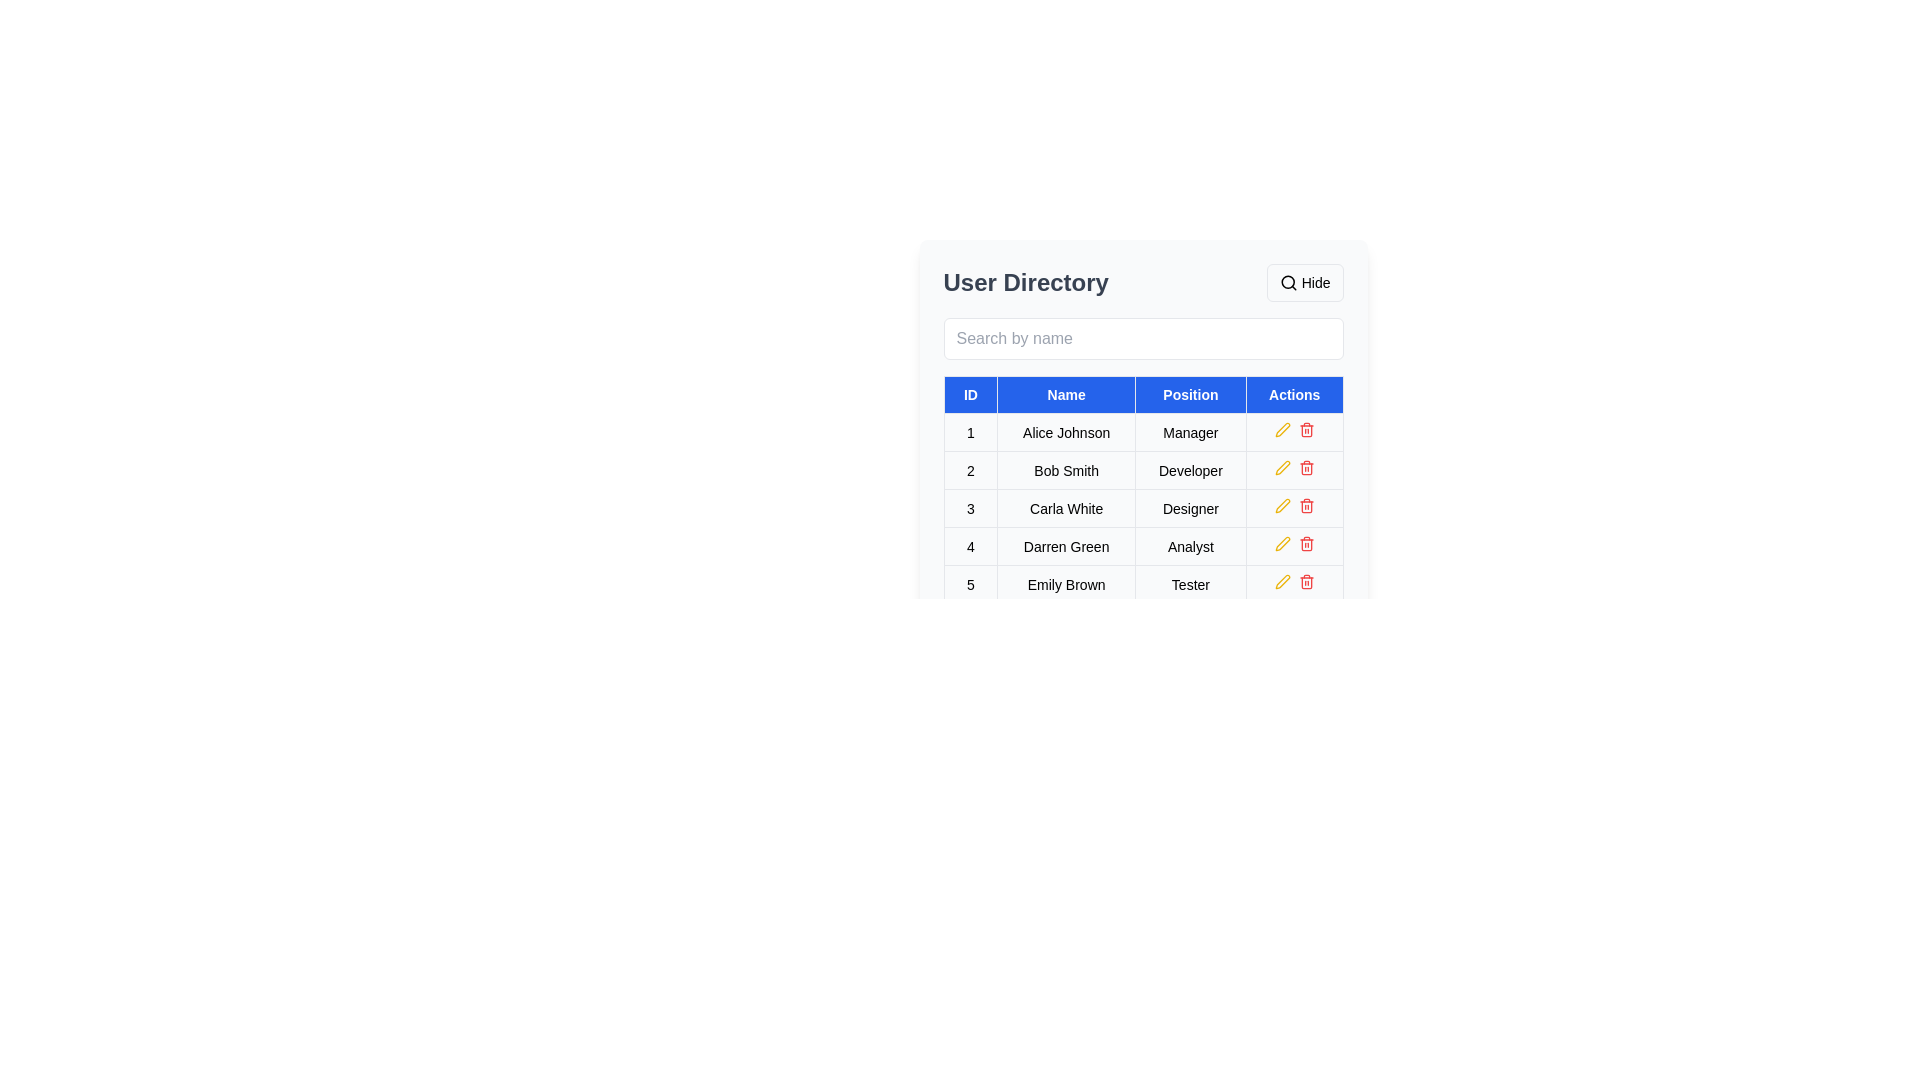 The width and height of the screenshot is (1920, 1080). Describe the element at coordinates (1306, 428) in the screenshot. I see `the deletion button located in the 'Actions' column of the first row of the table within the user directory` at that location.